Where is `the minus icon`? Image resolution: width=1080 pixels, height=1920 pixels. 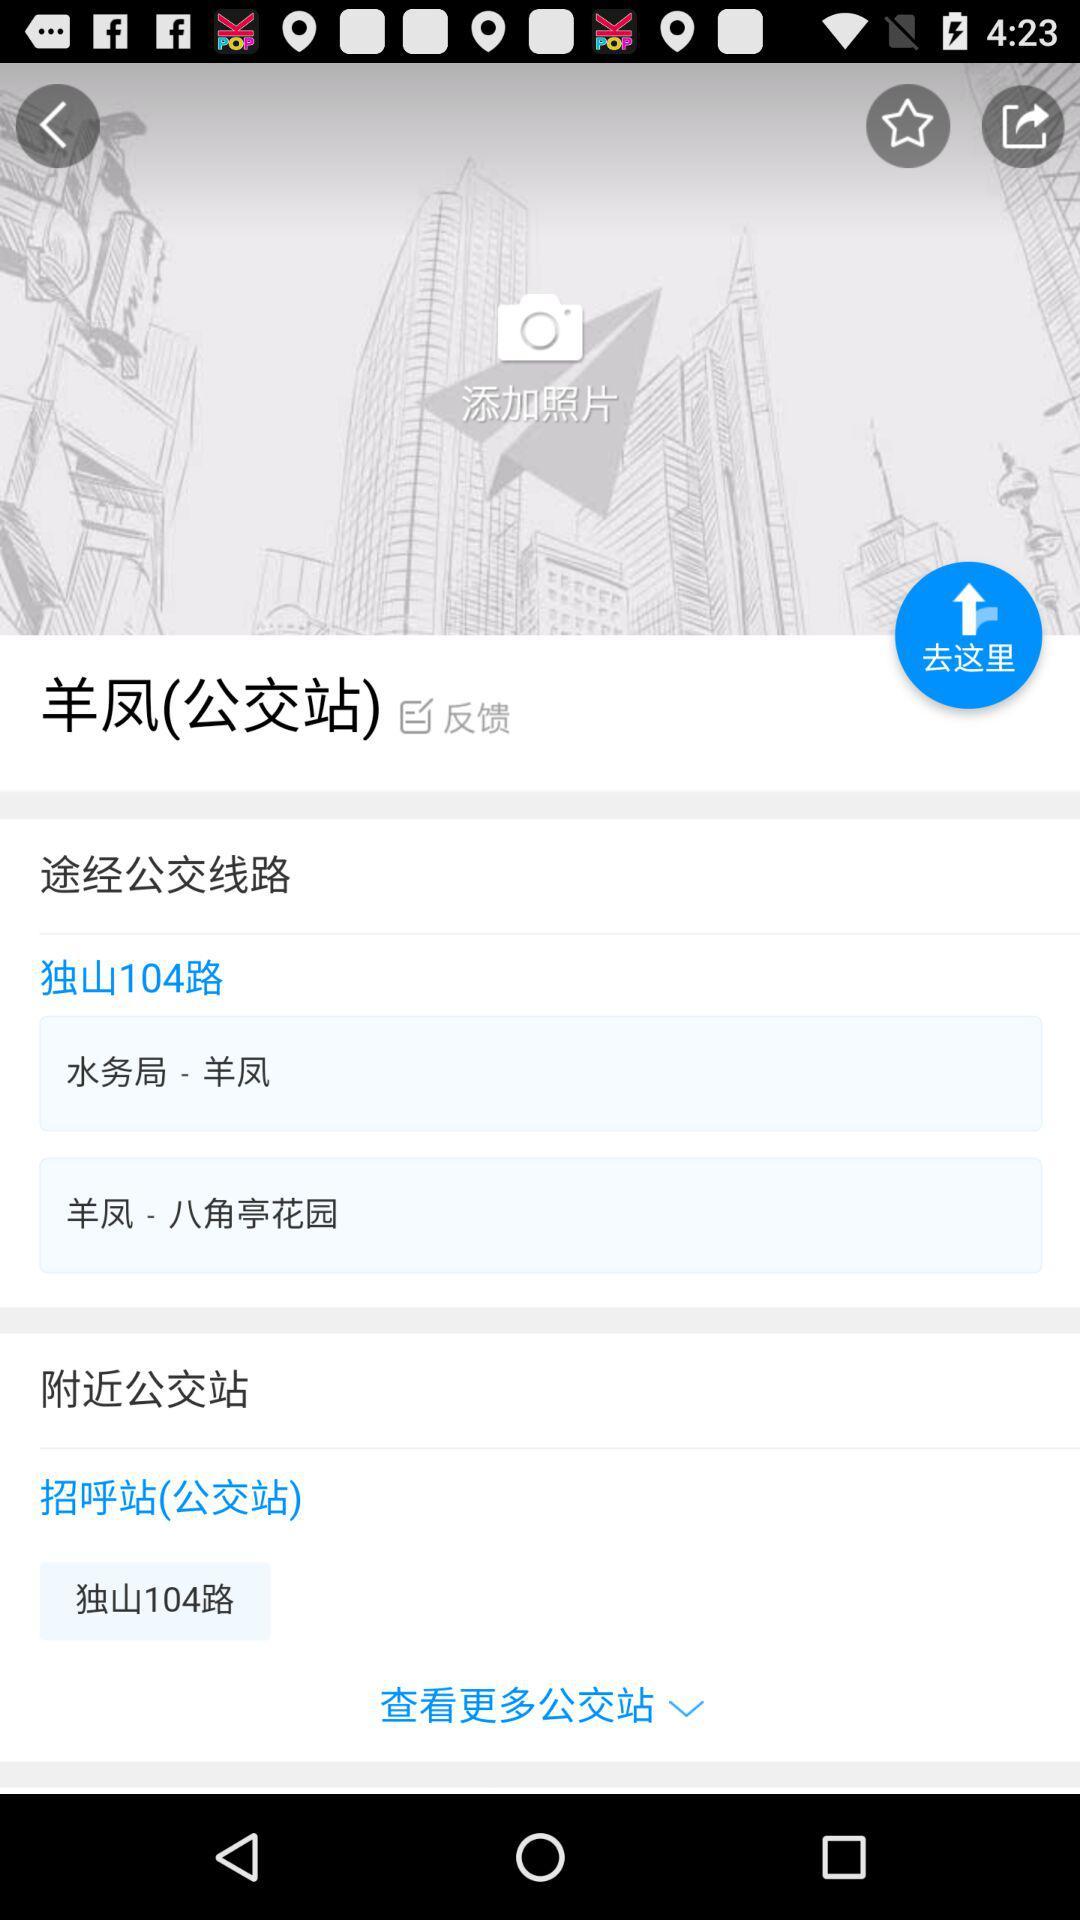 the minus icon is located at coordinates (1006, 874).